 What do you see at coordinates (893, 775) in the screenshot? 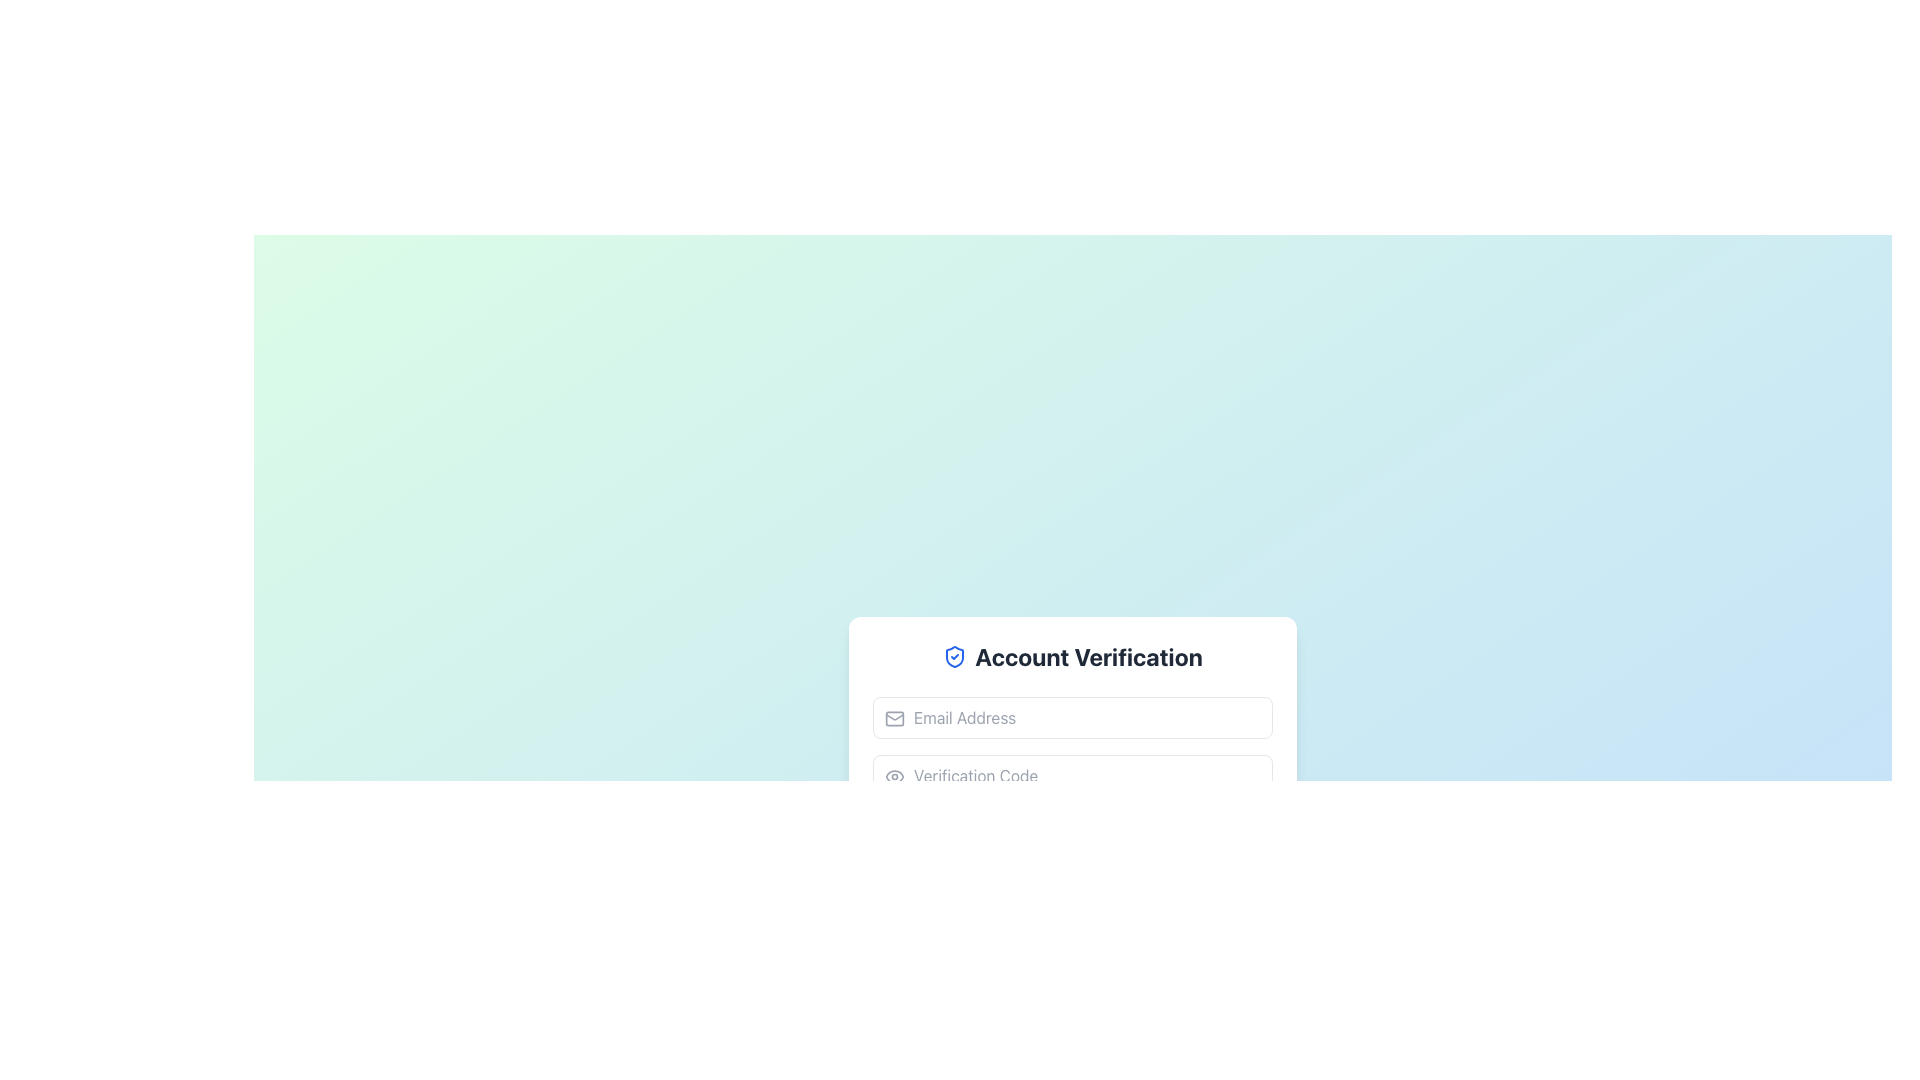
I see `the small eye icon button within the verification code input area` at bounding box center [893, 775].